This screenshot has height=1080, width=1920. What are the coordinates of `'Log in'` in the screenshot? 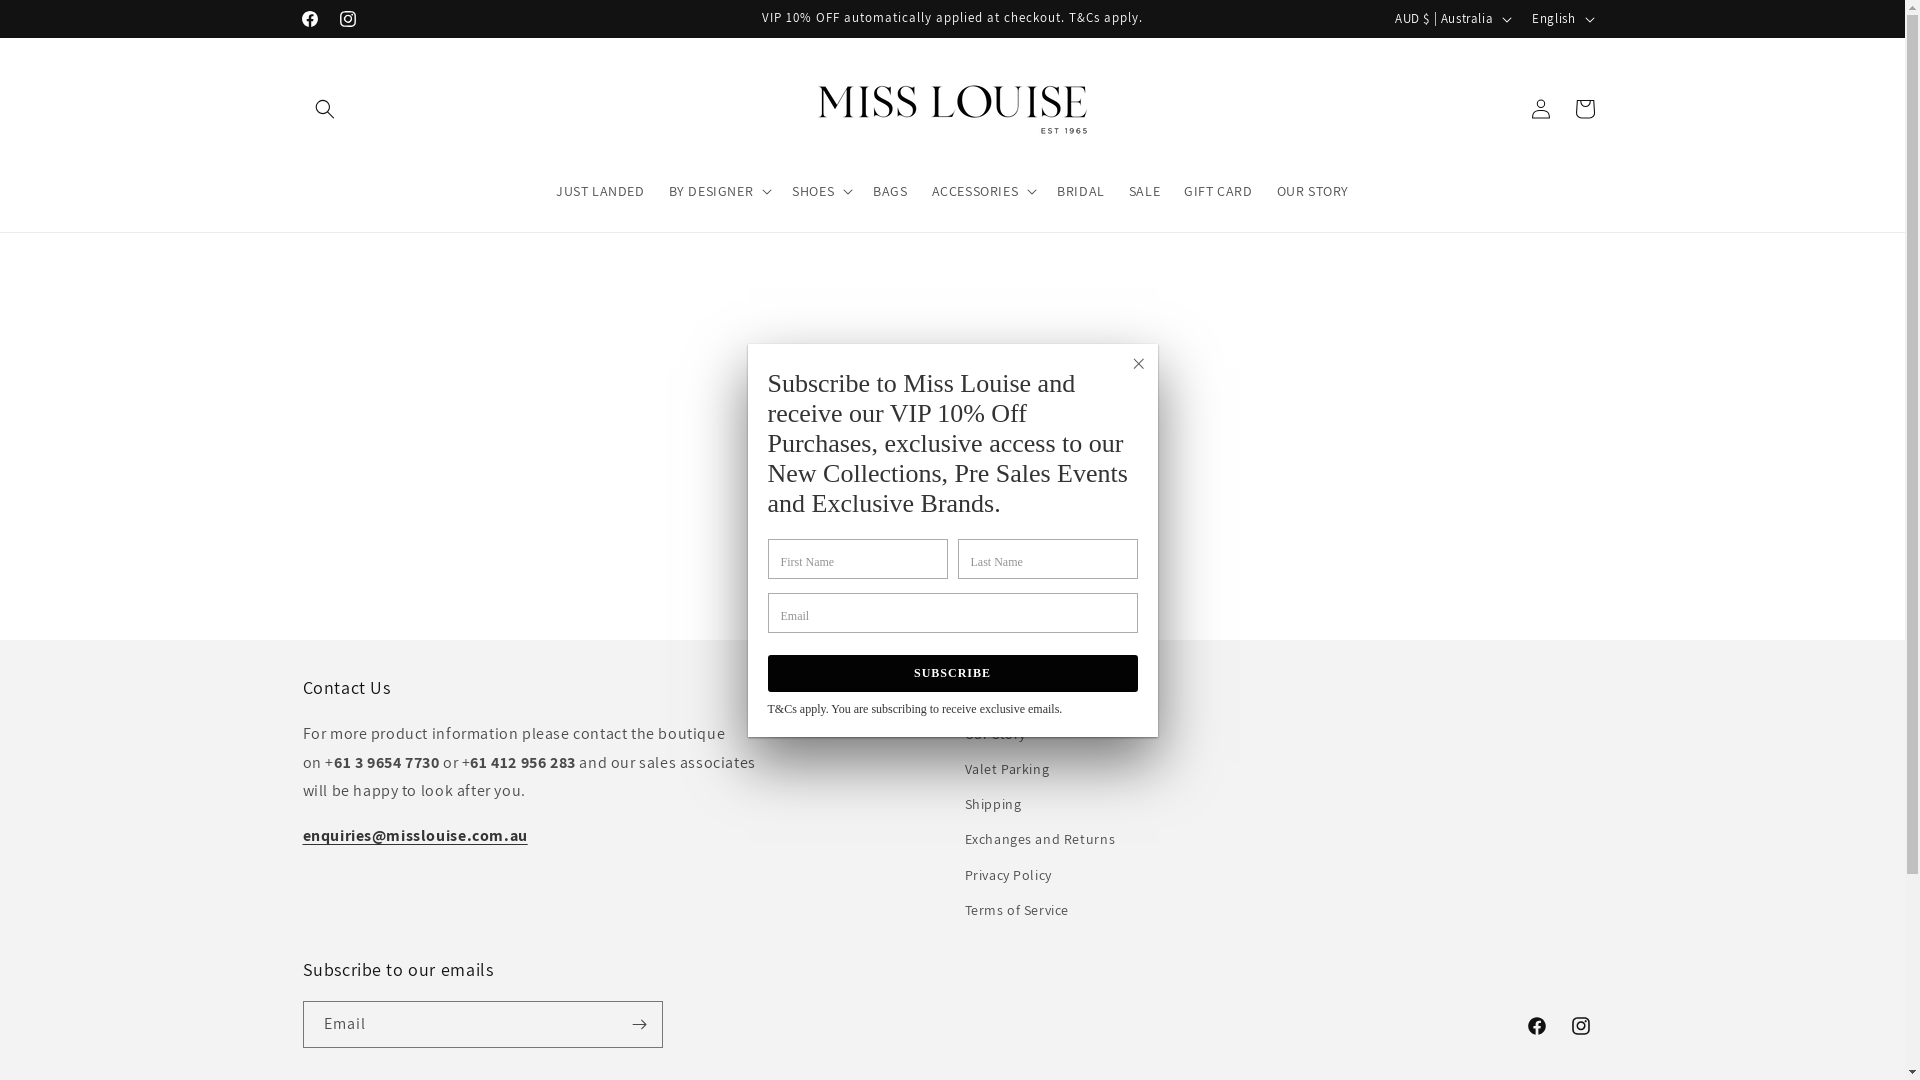 It's located at (1517, 108).